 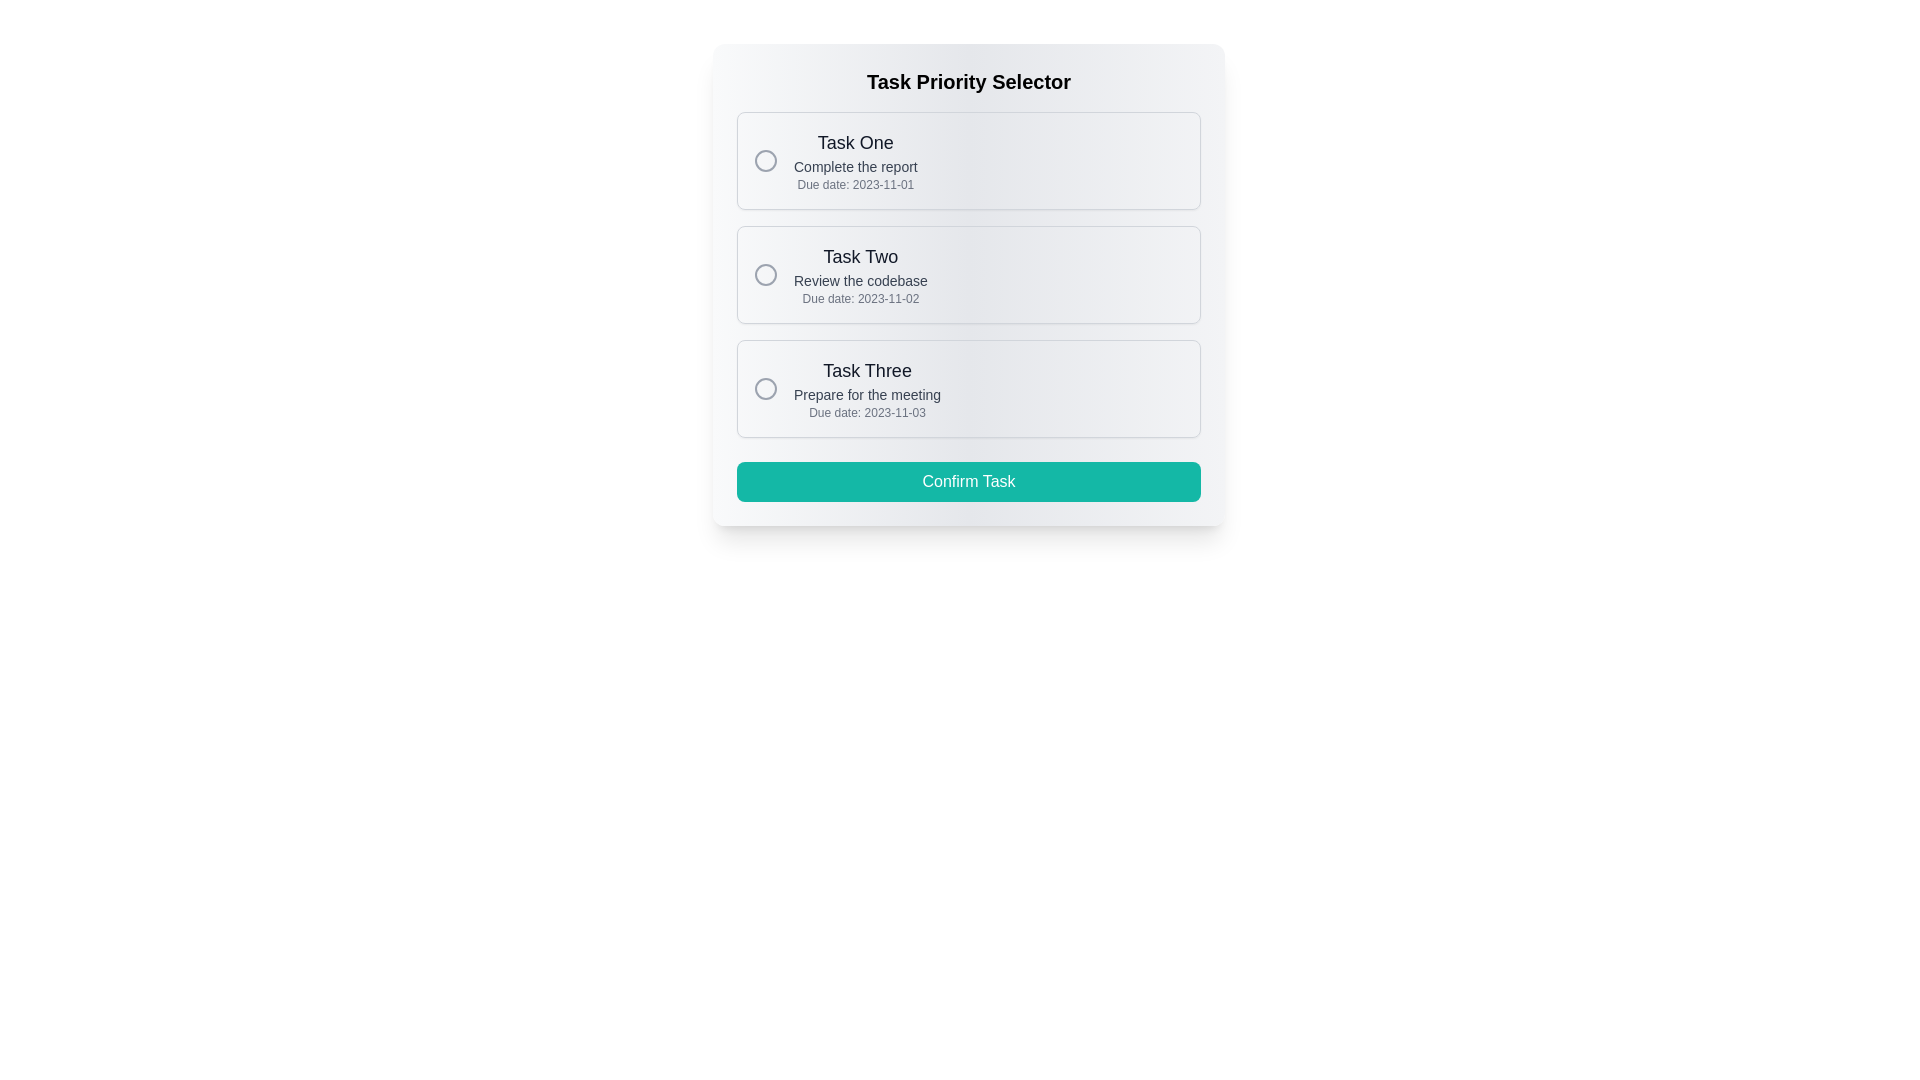 I want to click on the radio button icon located in the 'Task One' section, so click(x=765, y=160).